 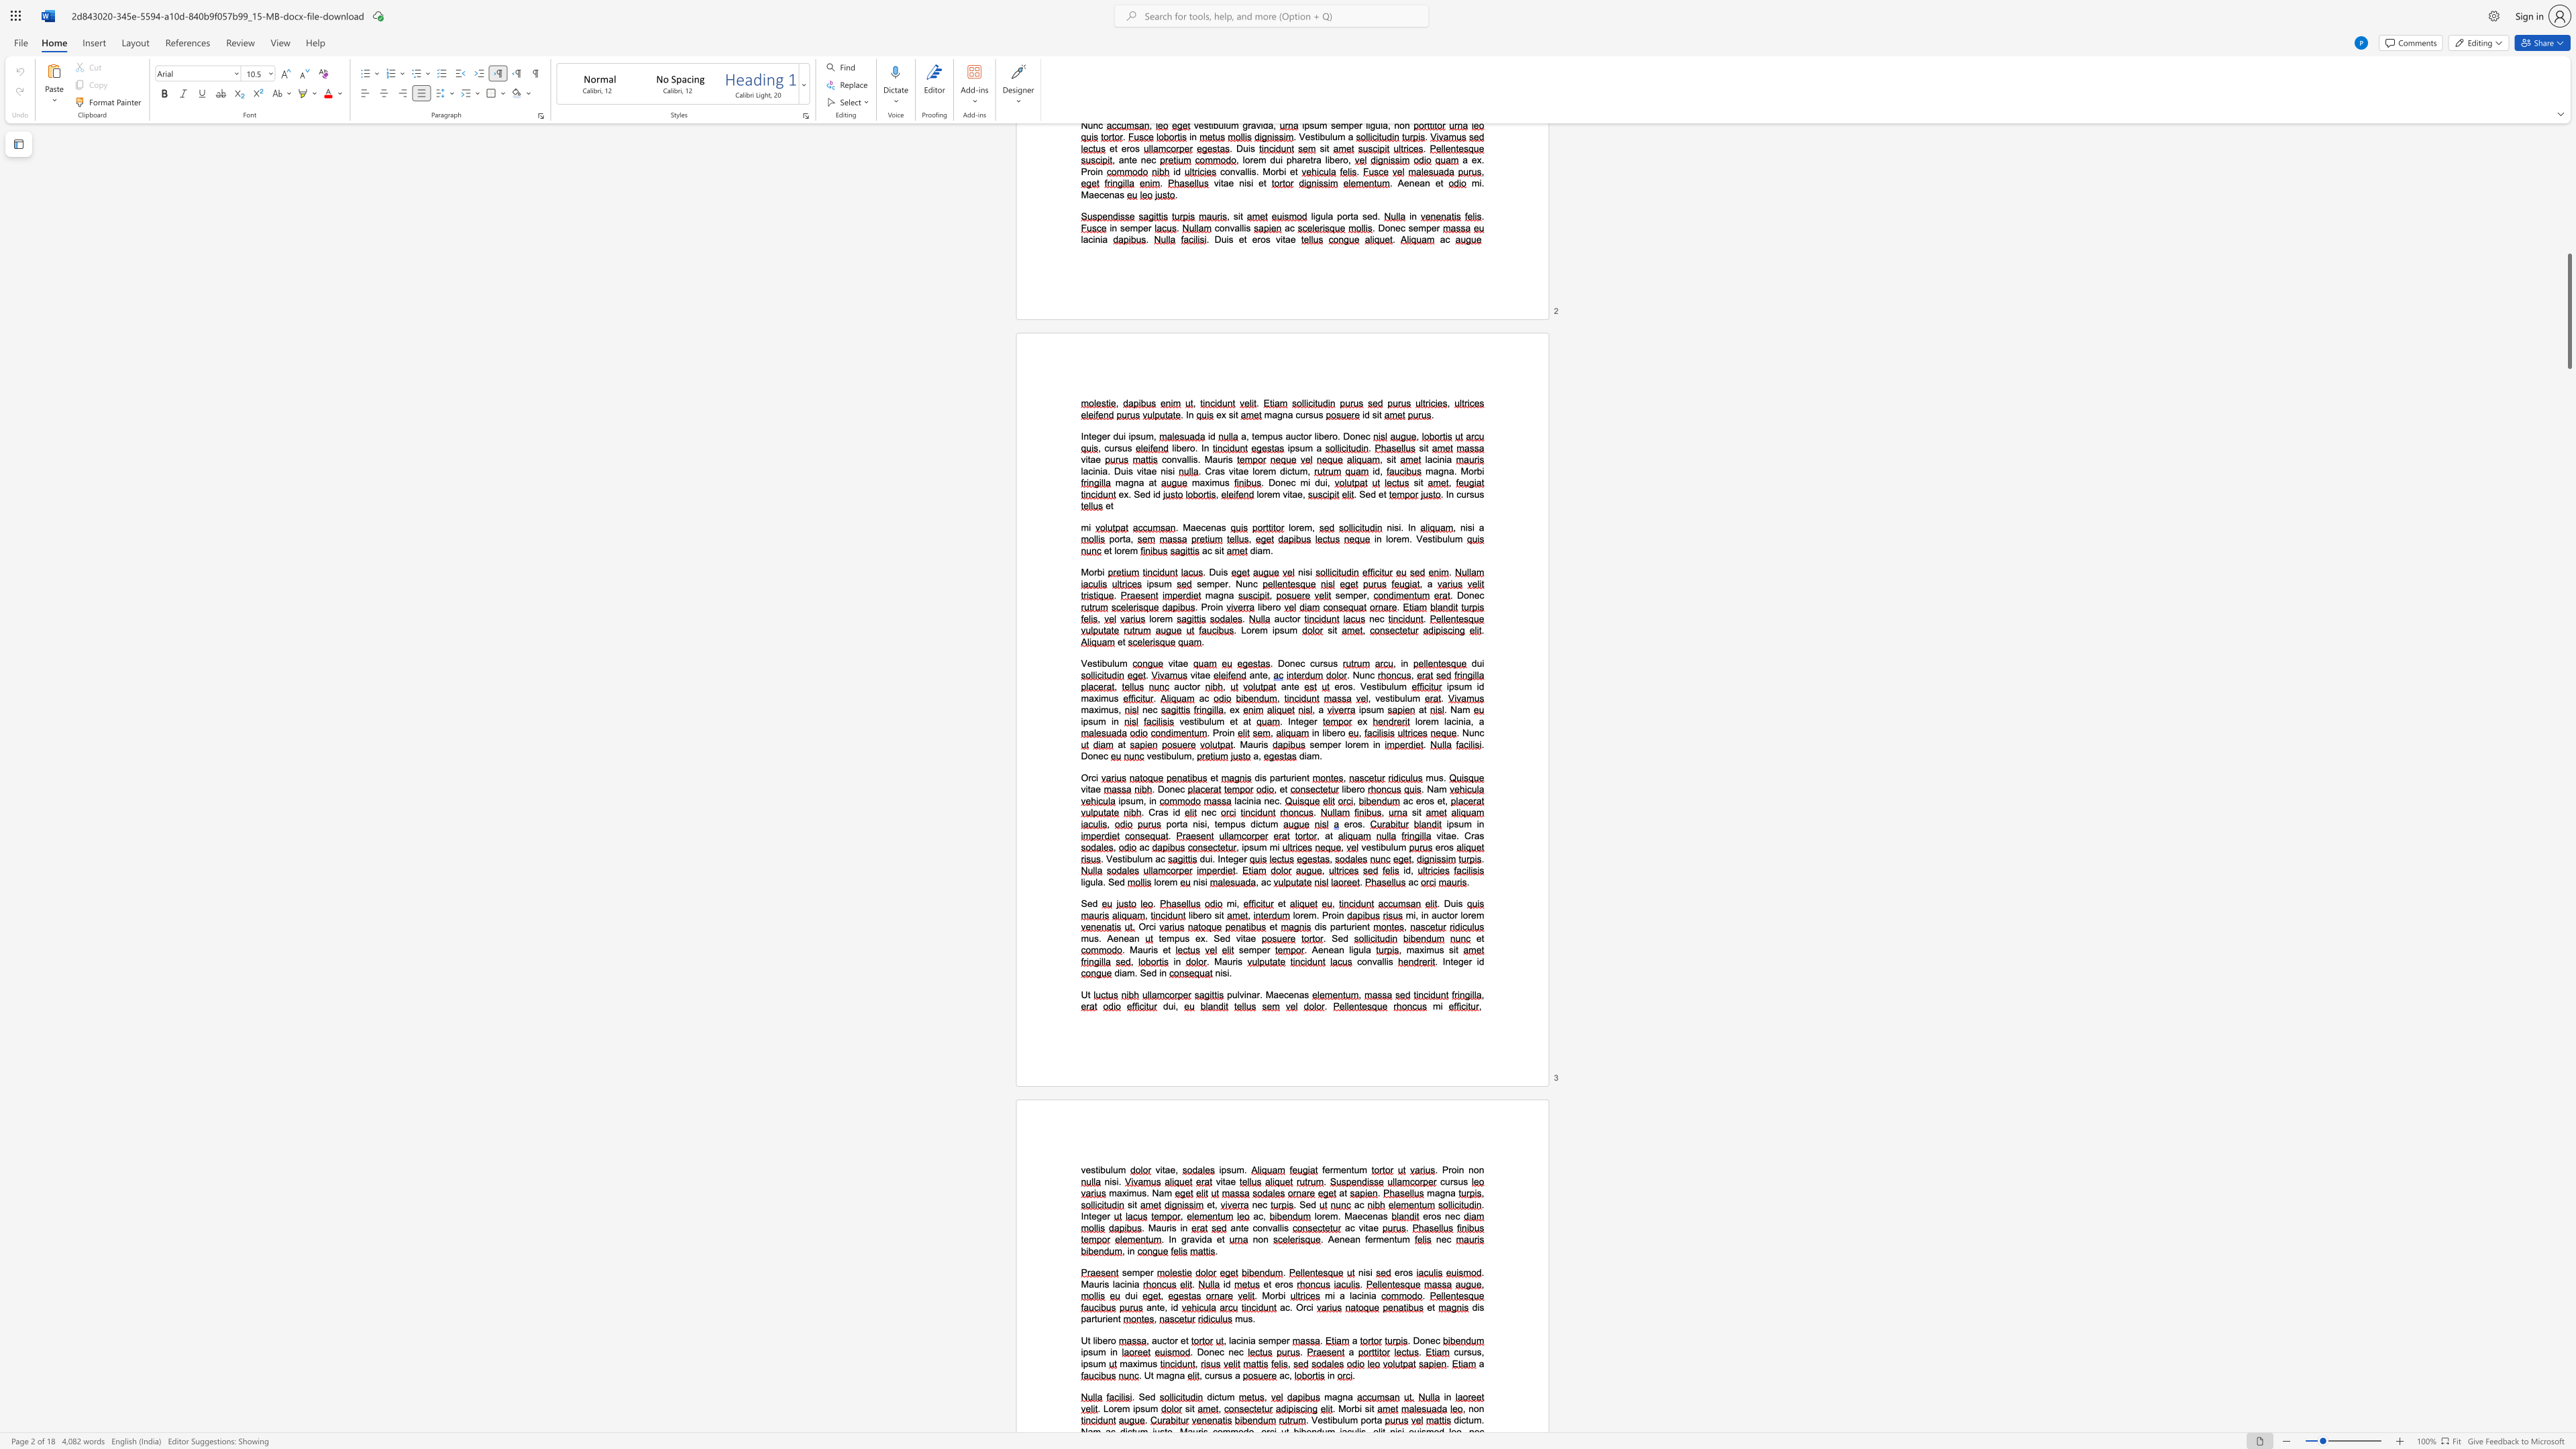 What do you see at coordinates (1462, 1351) in the screenshot?
I see `the space between the continuous character "u" and "r" in the text` at bounding box center [1462, 1351].